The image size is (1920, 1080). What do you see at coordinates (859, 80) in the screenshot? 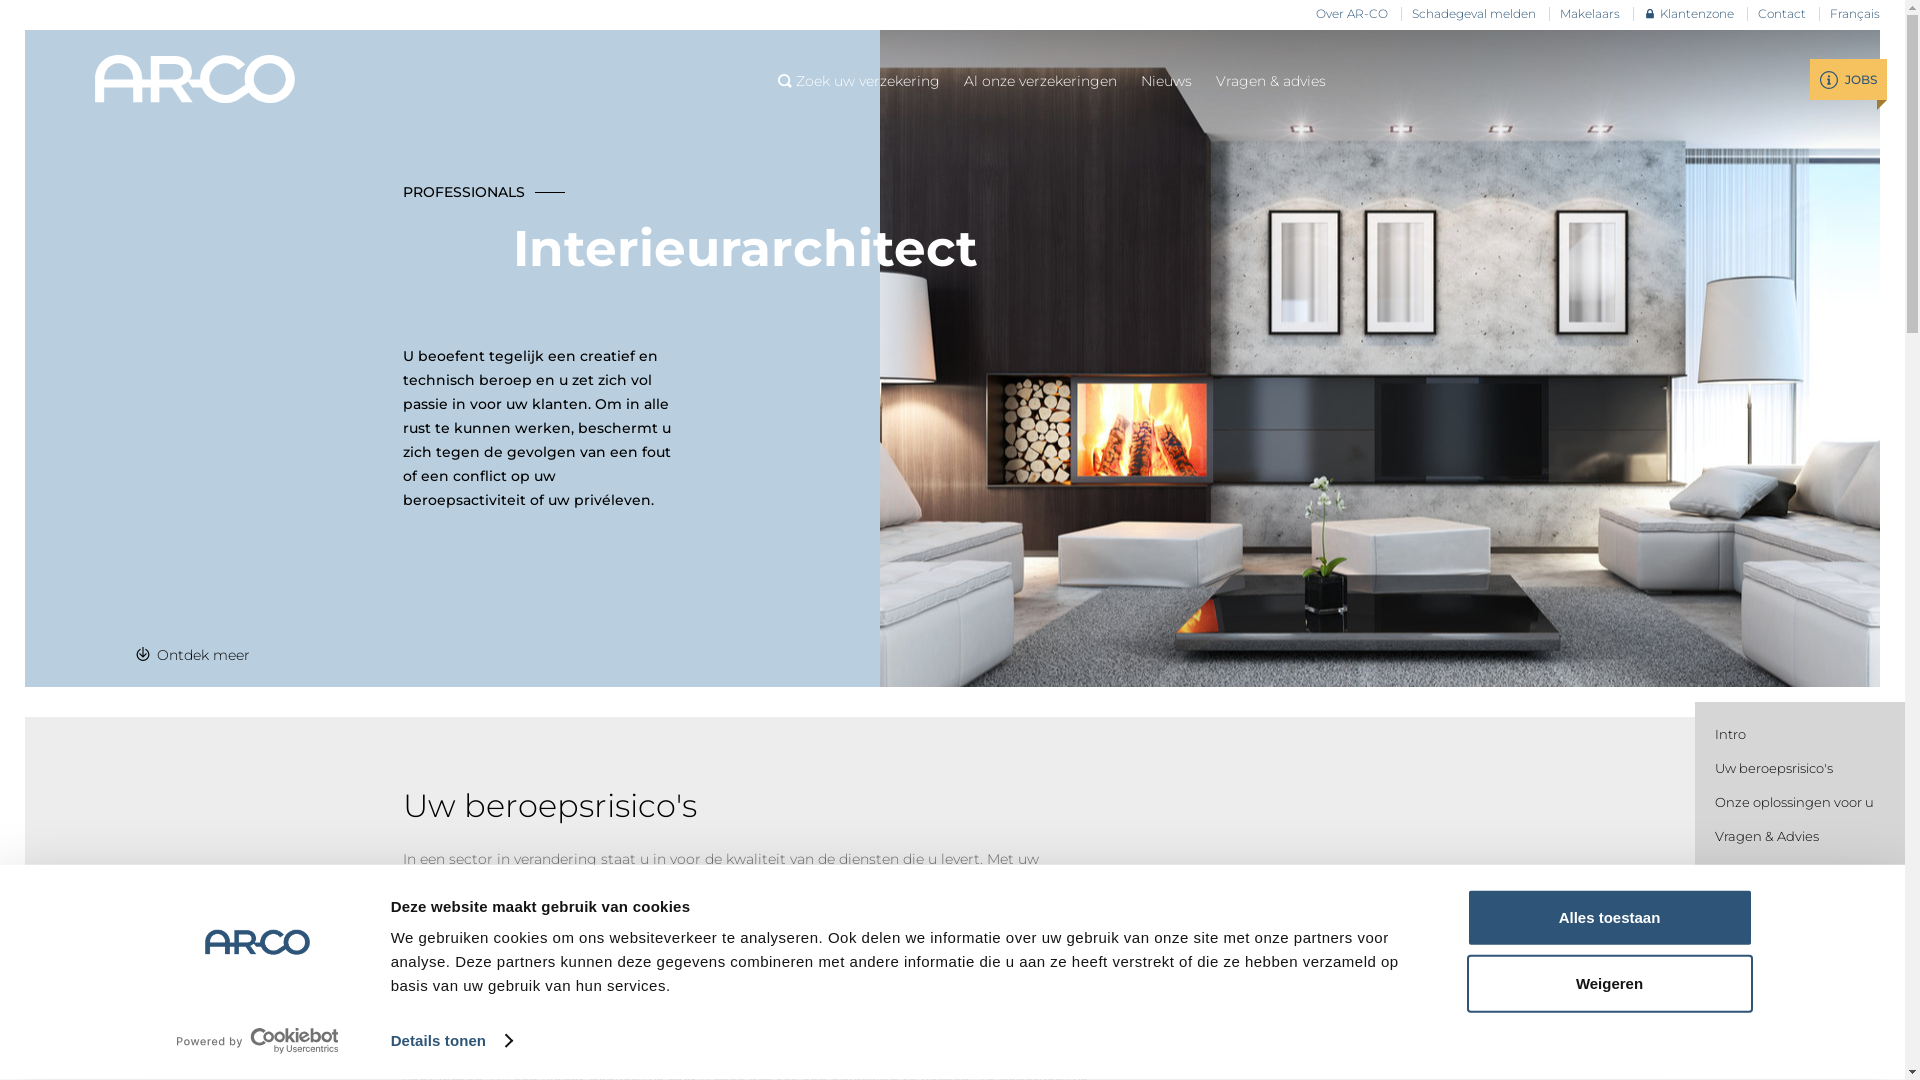
I see `'Zoek uw verzekering'` at bounding box center [859, 80].